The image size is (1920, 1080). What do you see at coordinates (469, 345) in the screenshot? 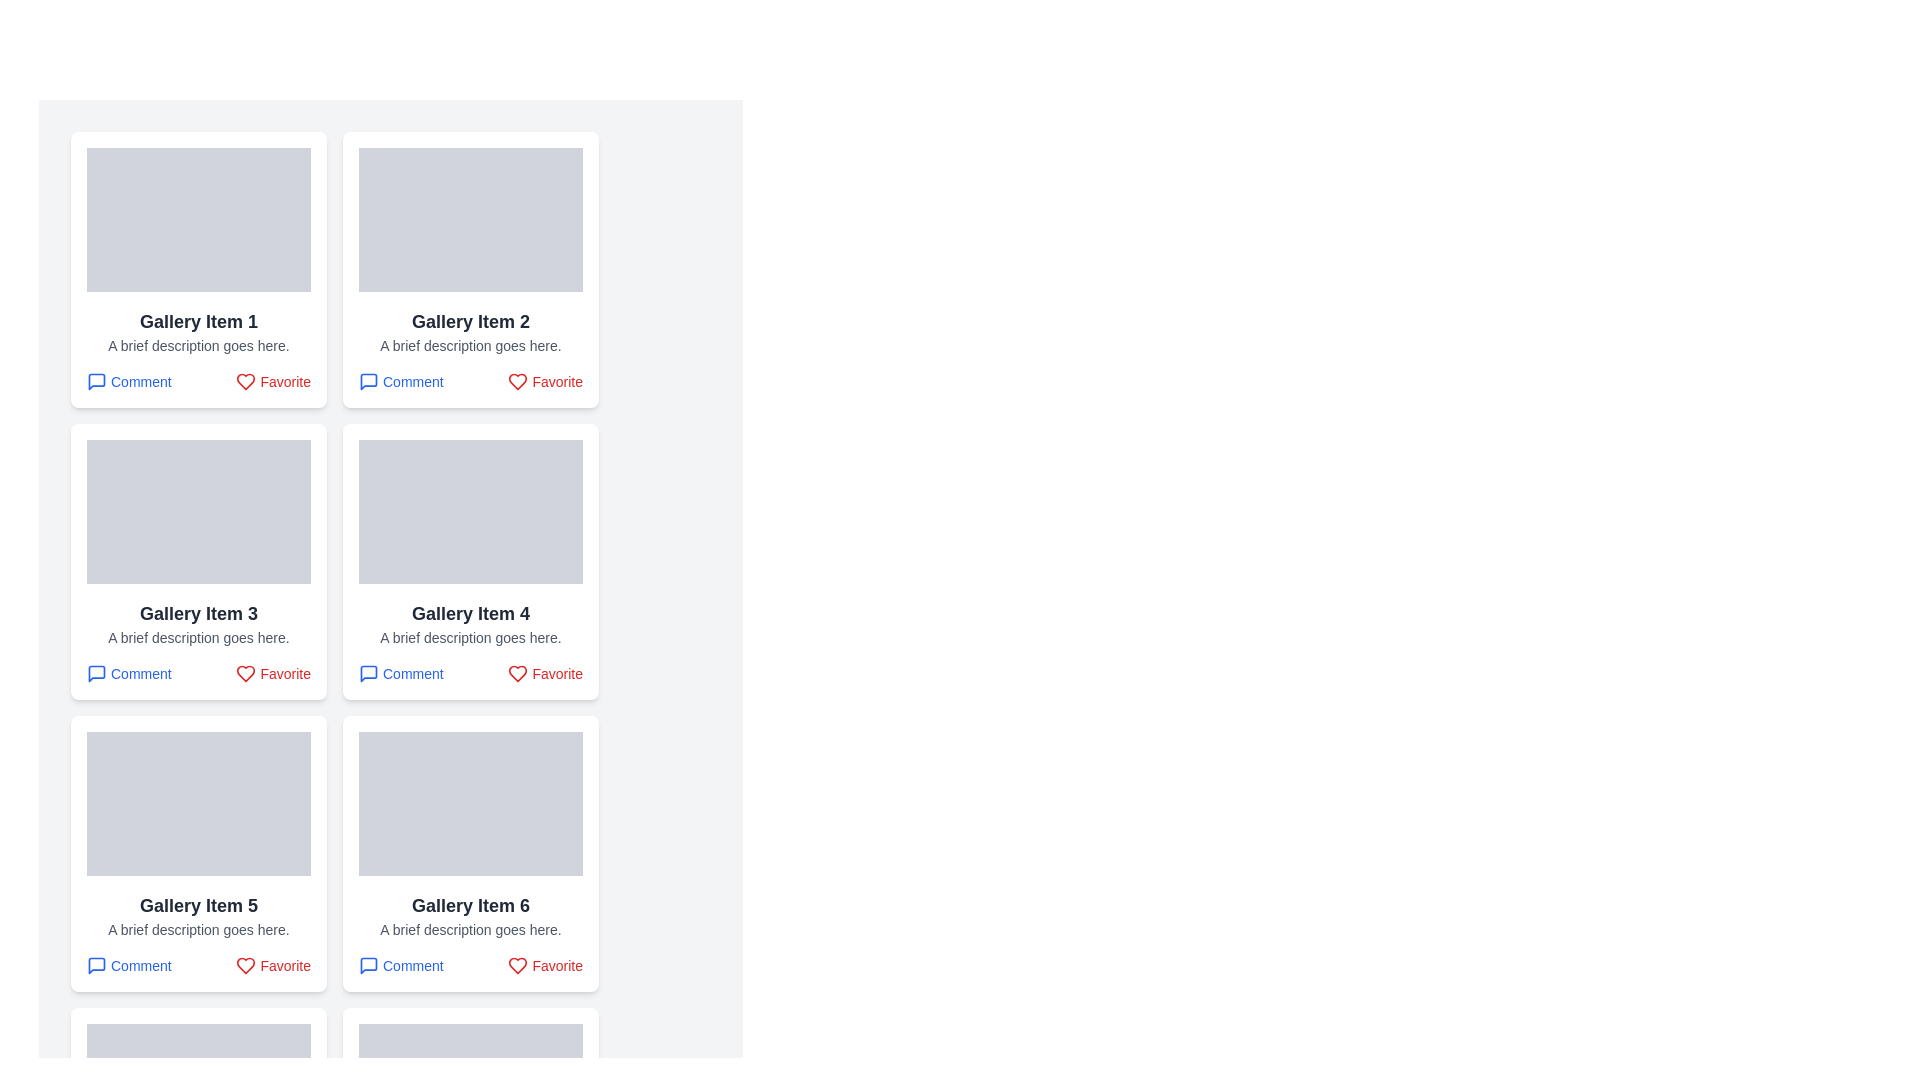
I see `text content of the element labeled 'A brief description goes here.' located beneath 'Gallery Item 2' in the gallery grid layout` at bounding box center [469, 345].